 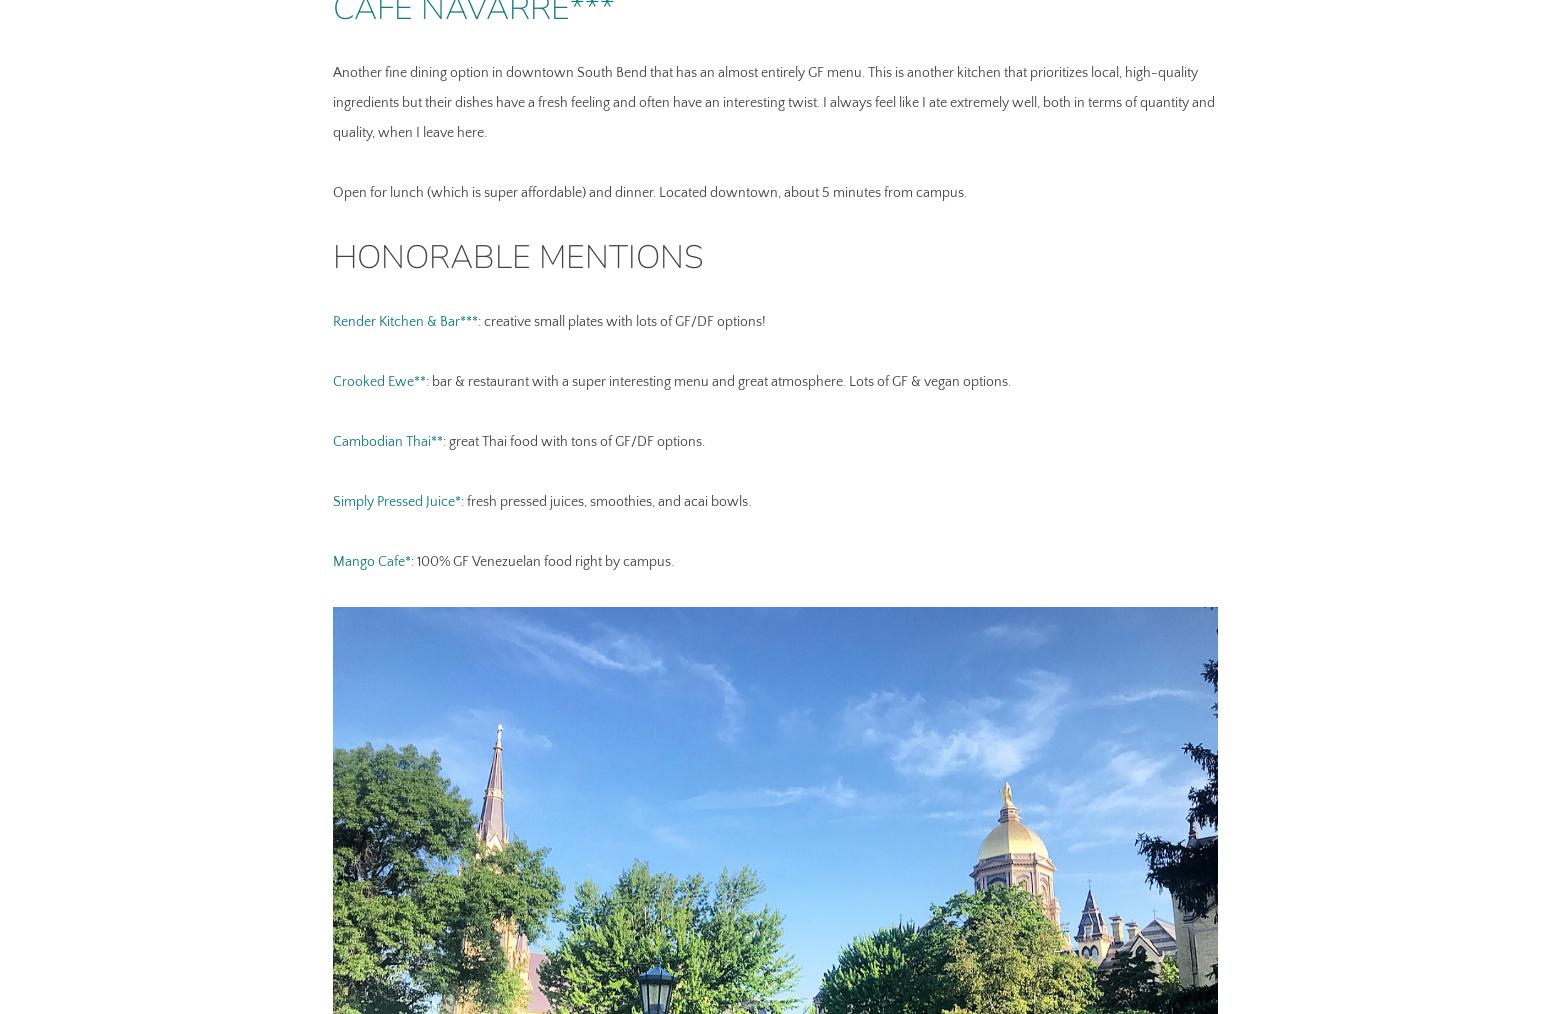 What do you see at coordinates (772, 102) in the screenshot?
I see `'Another fine dining option in downtown South Bend that has an almost entirely GF menu. This is another kitchen that prioritizes local, high-quality ingredients but their dishes have a fresh feeling and often have an interesting twist. I always feel like I ate extremely well, both in terms of quantity and quality, when I leave here.'` at bounding box center [772, 102].